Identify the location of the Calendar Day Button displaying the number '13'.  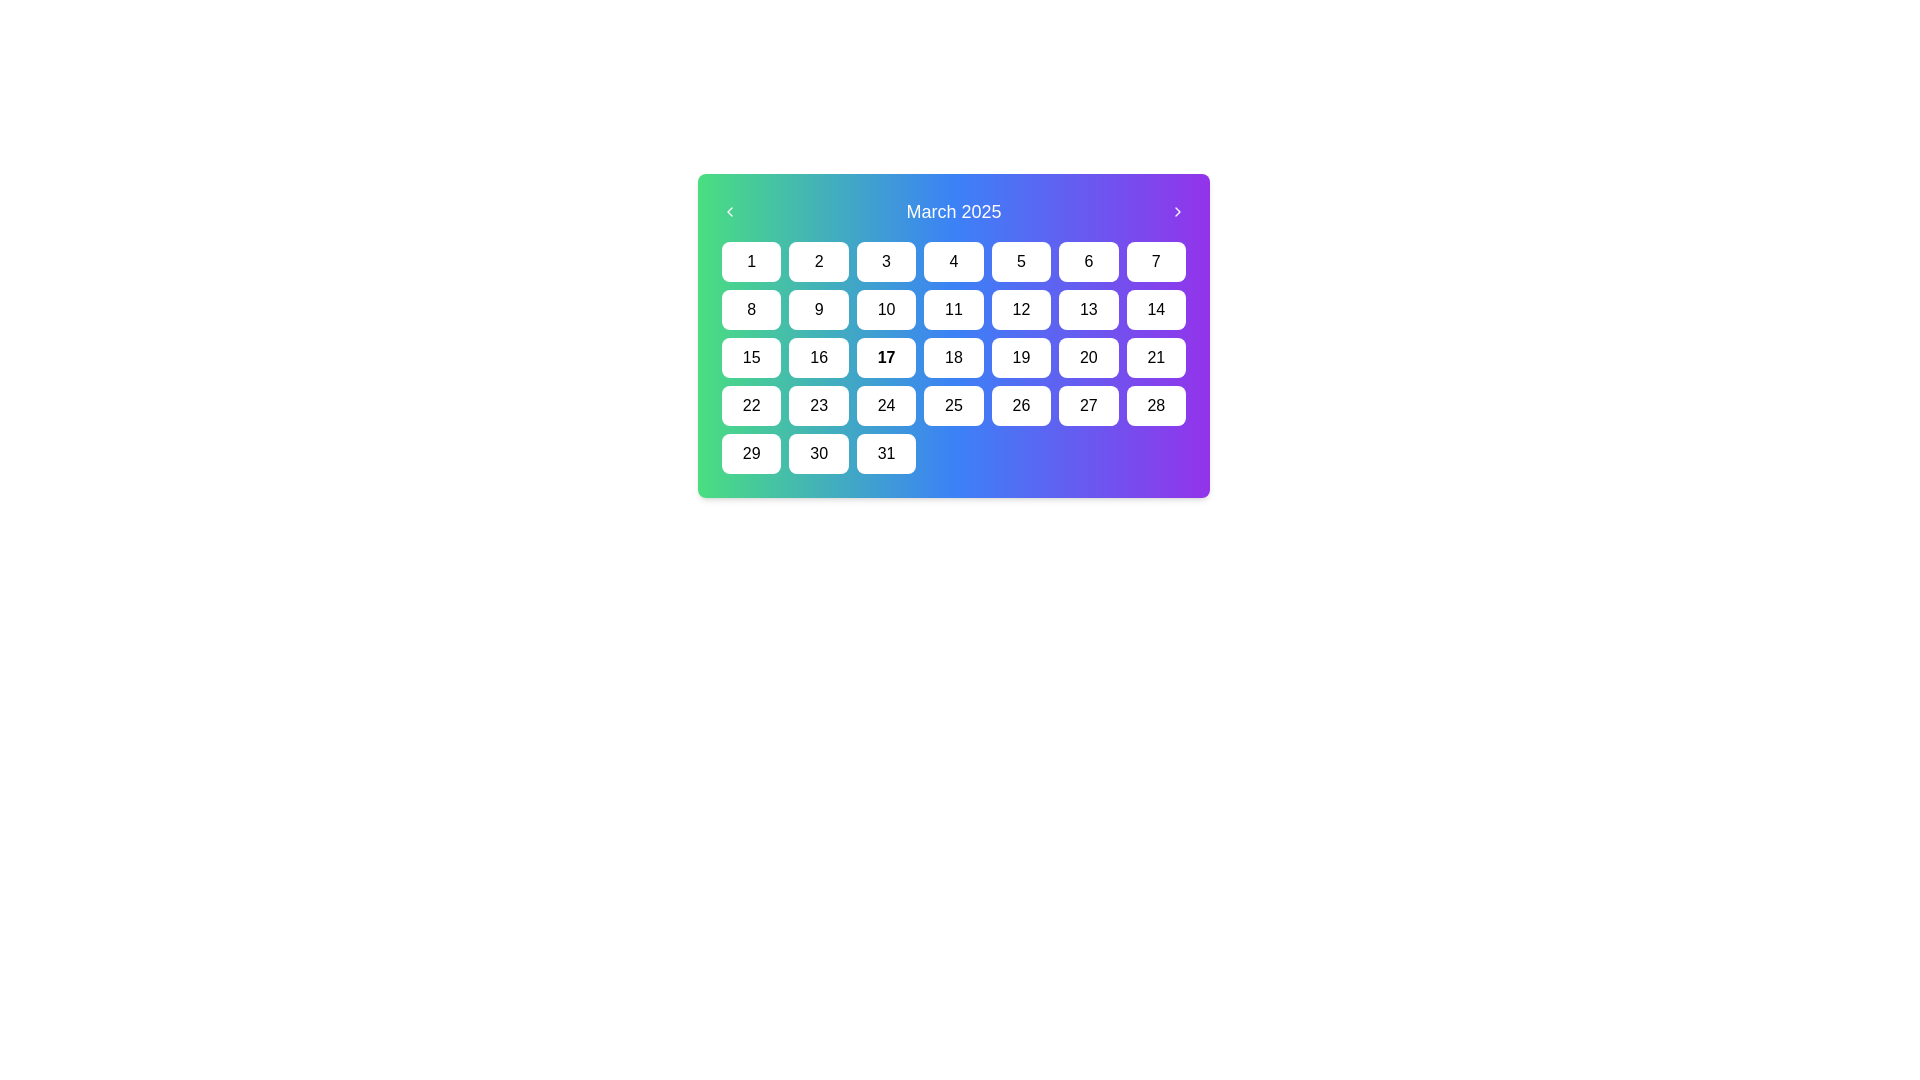
(1087, 309).